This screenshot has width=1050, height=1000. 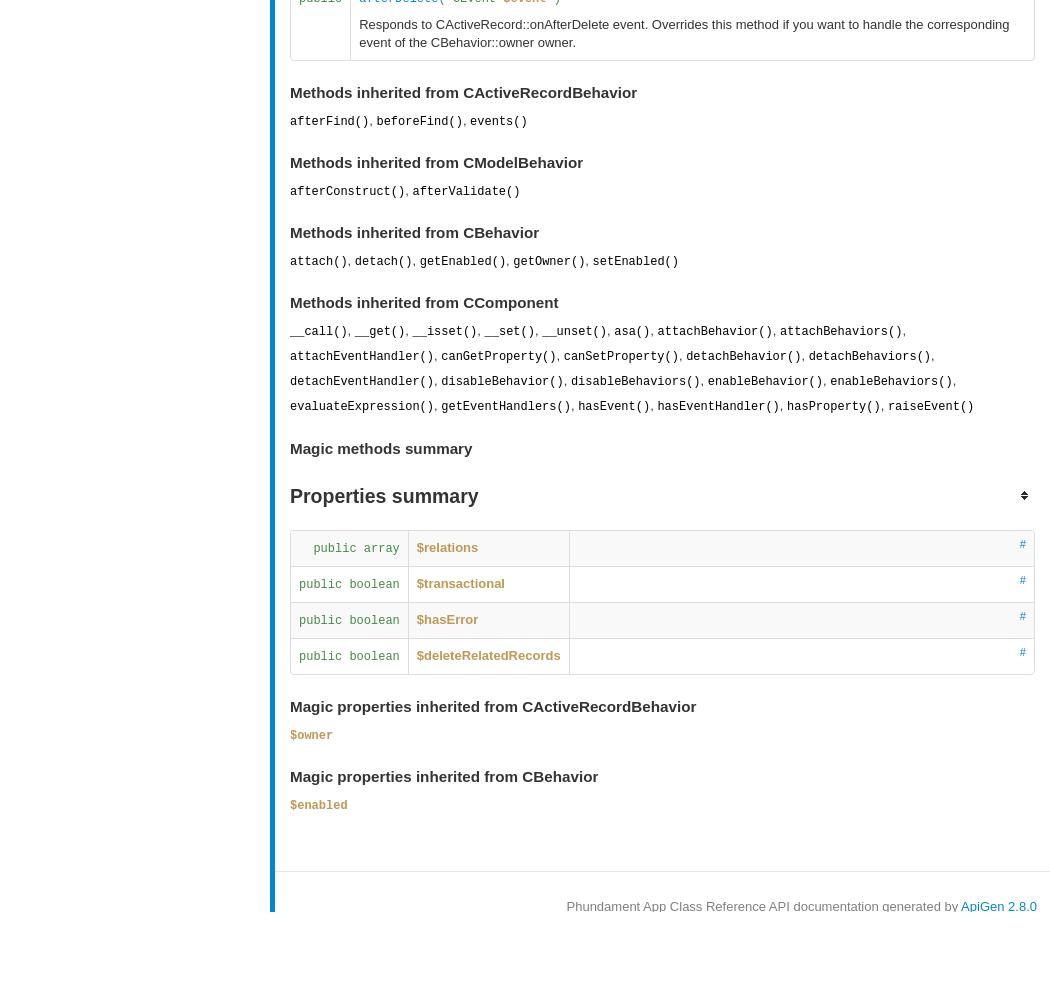 What do you see at coordinates (491, 704) in the screenshot?
I see `'Magic properties inherited from CActiveRecordBehavior'` at bounding box center [491, 704].